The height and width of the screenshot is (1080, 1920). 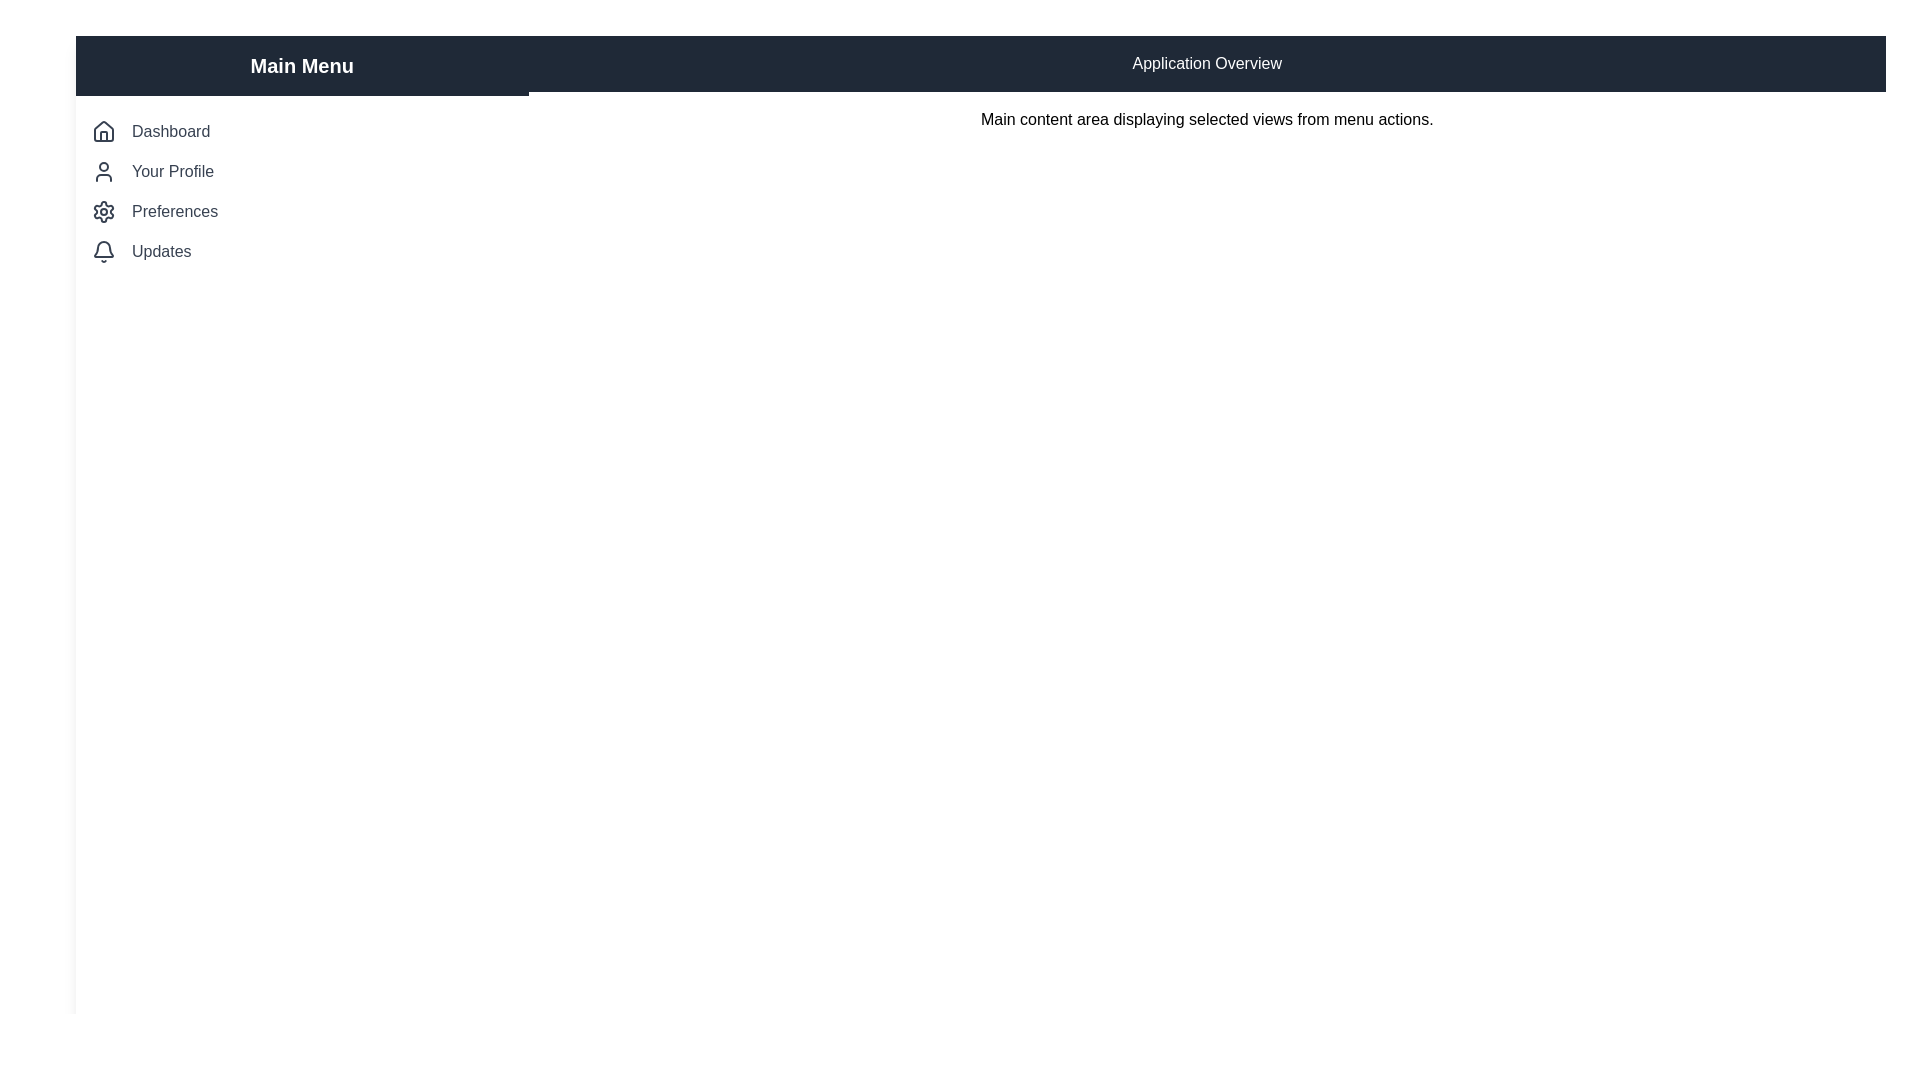 What do you see at coordinates (1206, 119) in the screenshot?
I see `textual description in the text block that states 'Main content area displaying selected views from menu actions.' located below the 'Application Overview' section` at bounding box center [1206, 119].